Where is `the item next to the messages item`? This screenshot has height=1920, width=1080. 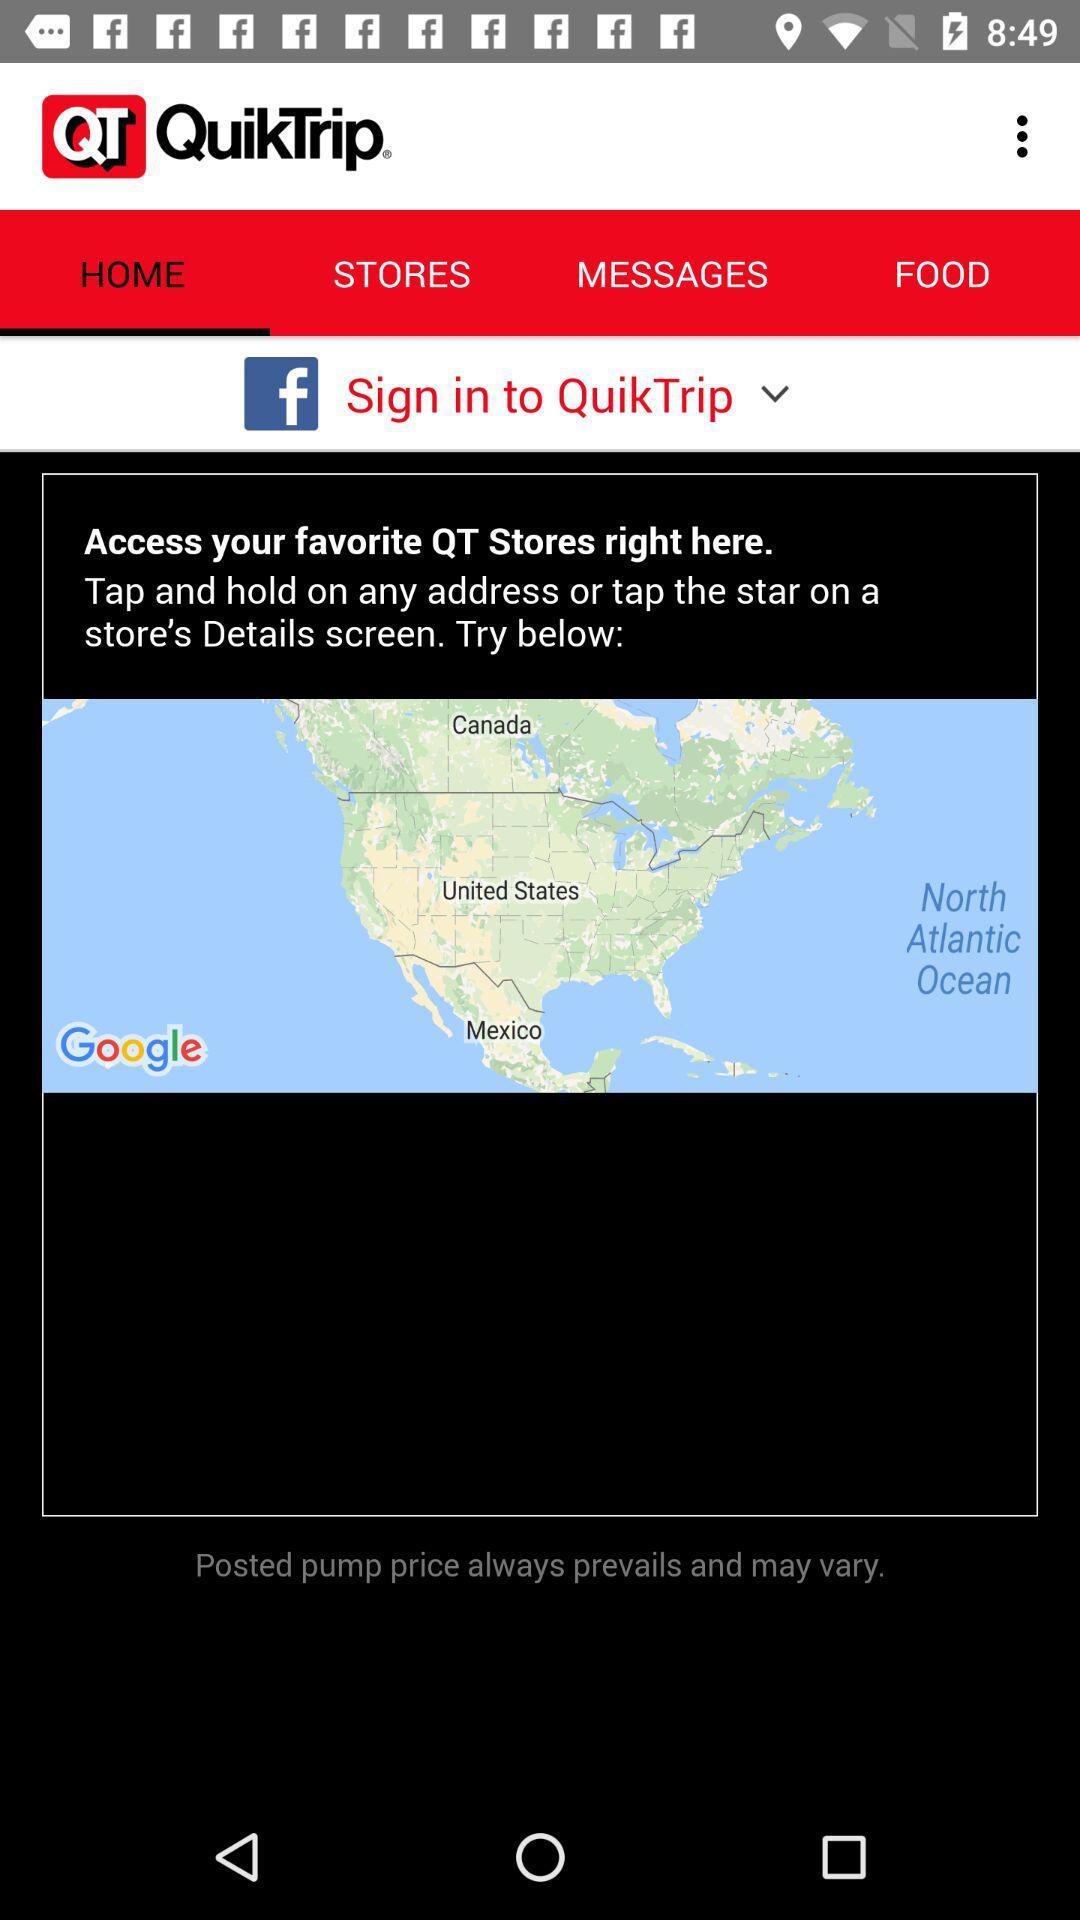 the item next to the messages item is located at coordinates (1027, 135).